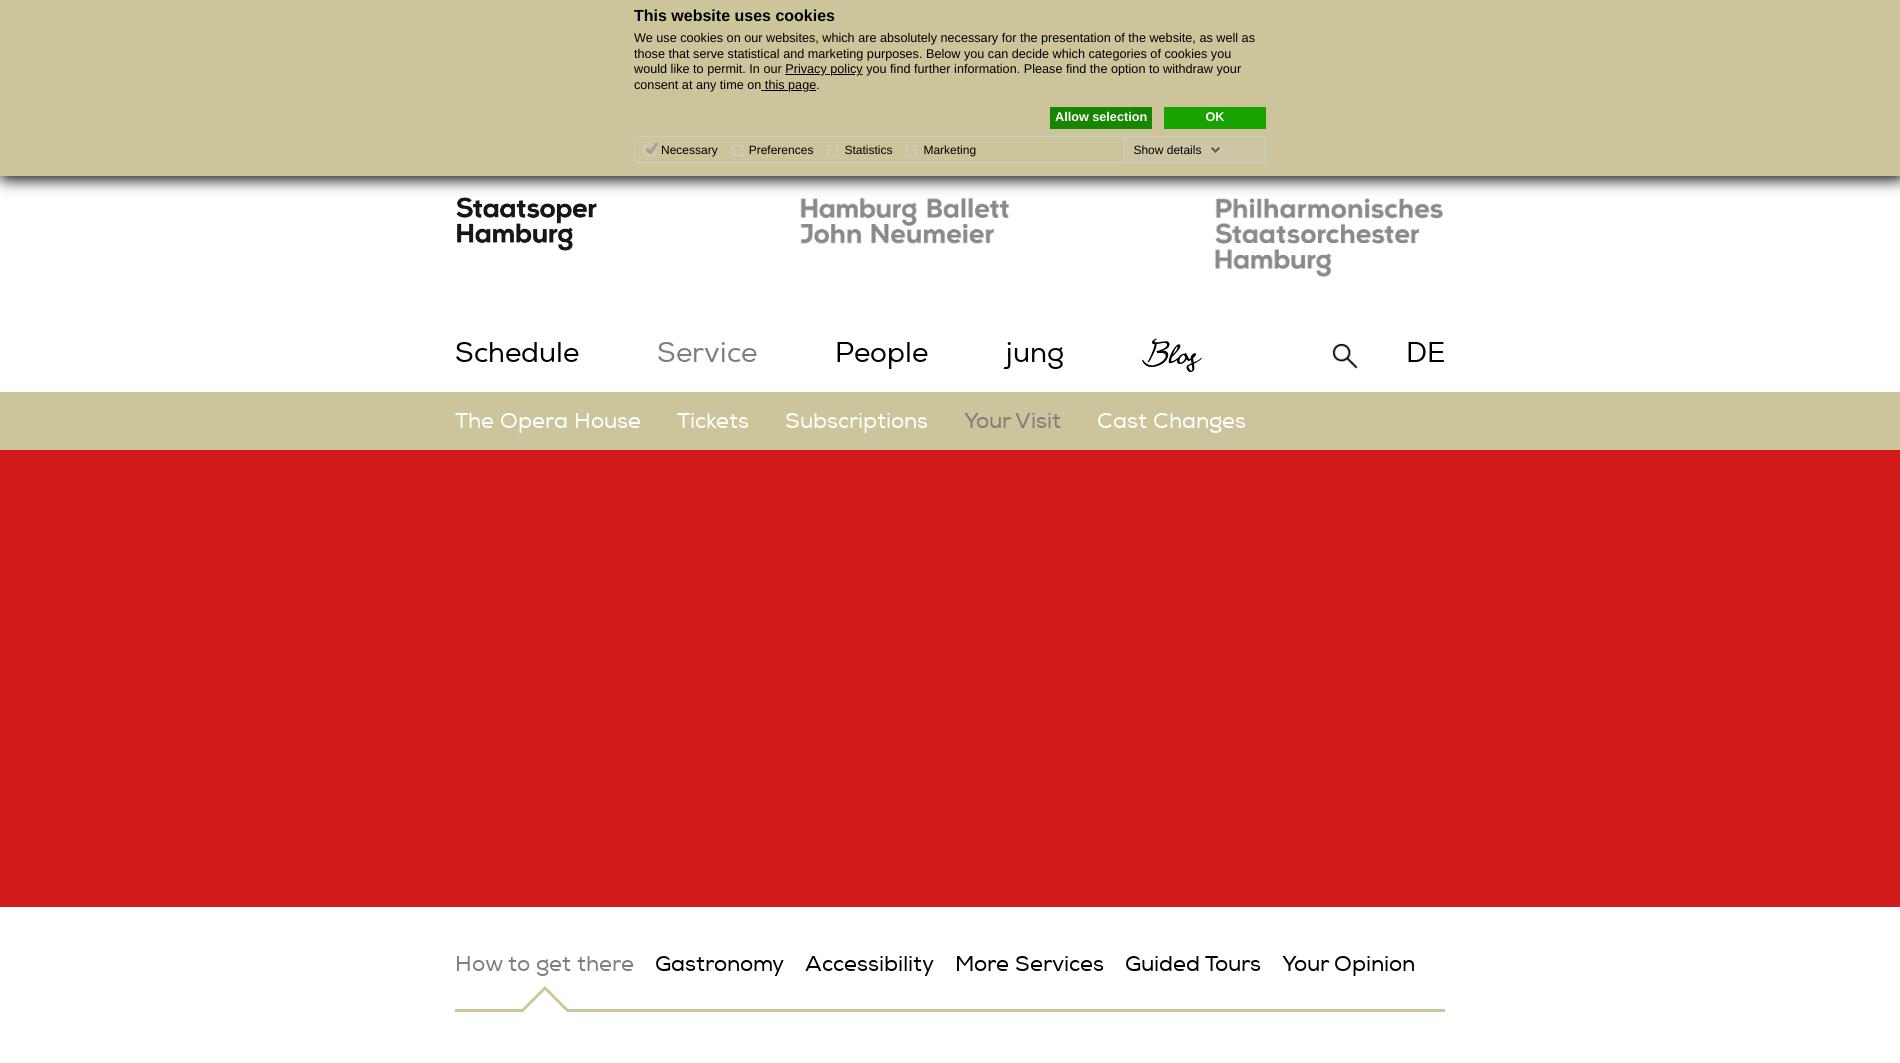 The width and height of the screenshot is (1900, 1063). I want to click on 'this page', so click(787, 83).